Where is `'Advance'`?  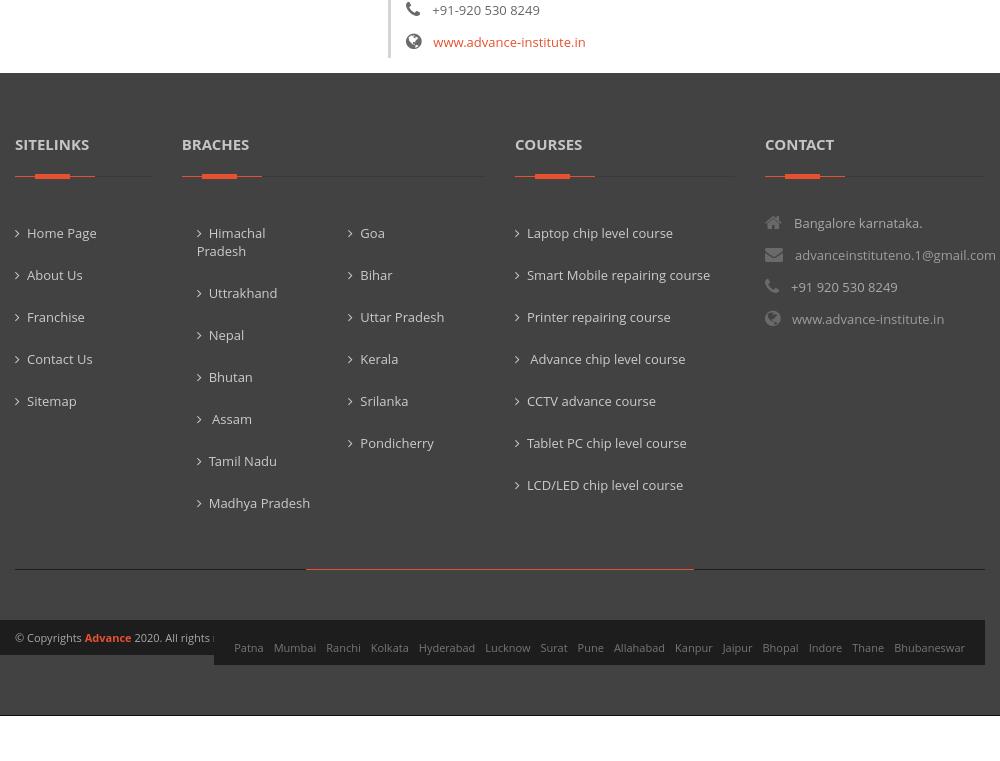 'Advance' is located at coordinates (83, 635).